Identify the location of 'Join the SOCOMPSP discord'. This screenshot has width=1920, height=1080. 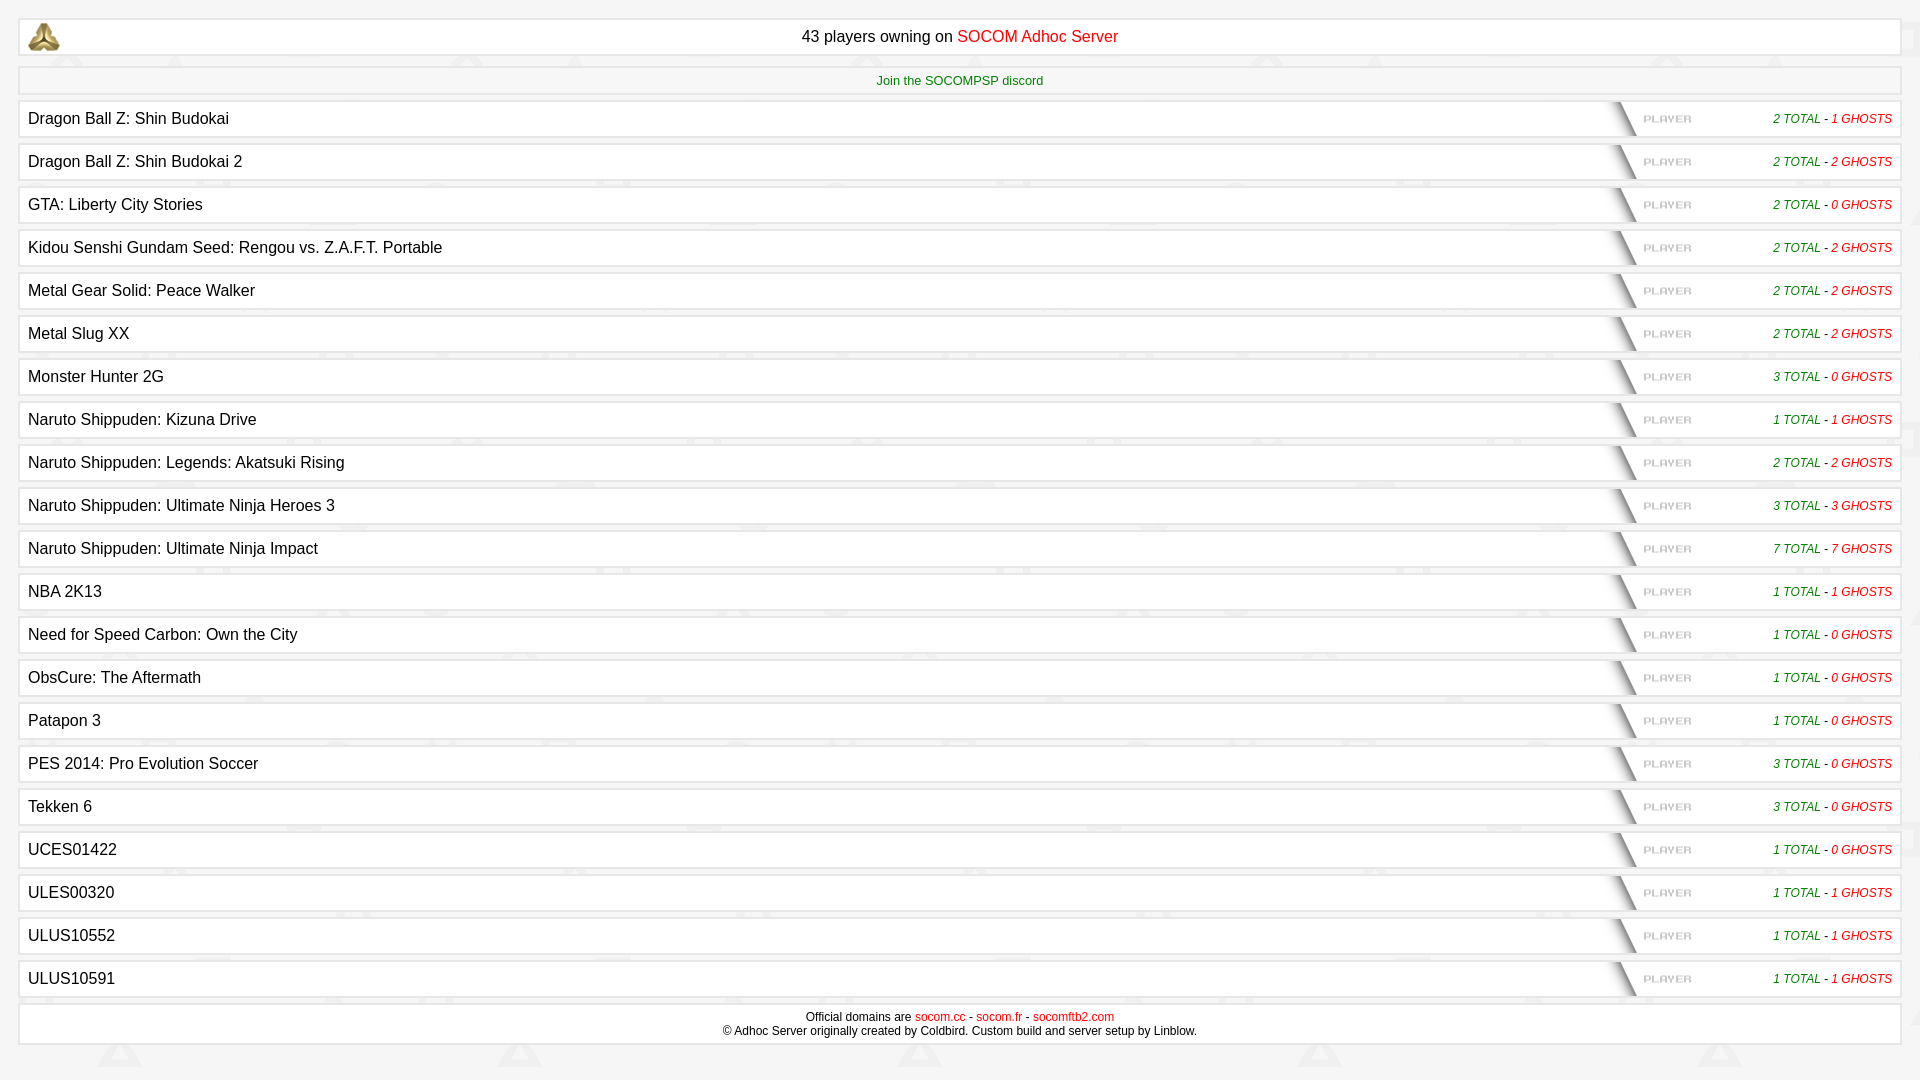
(960, 79).